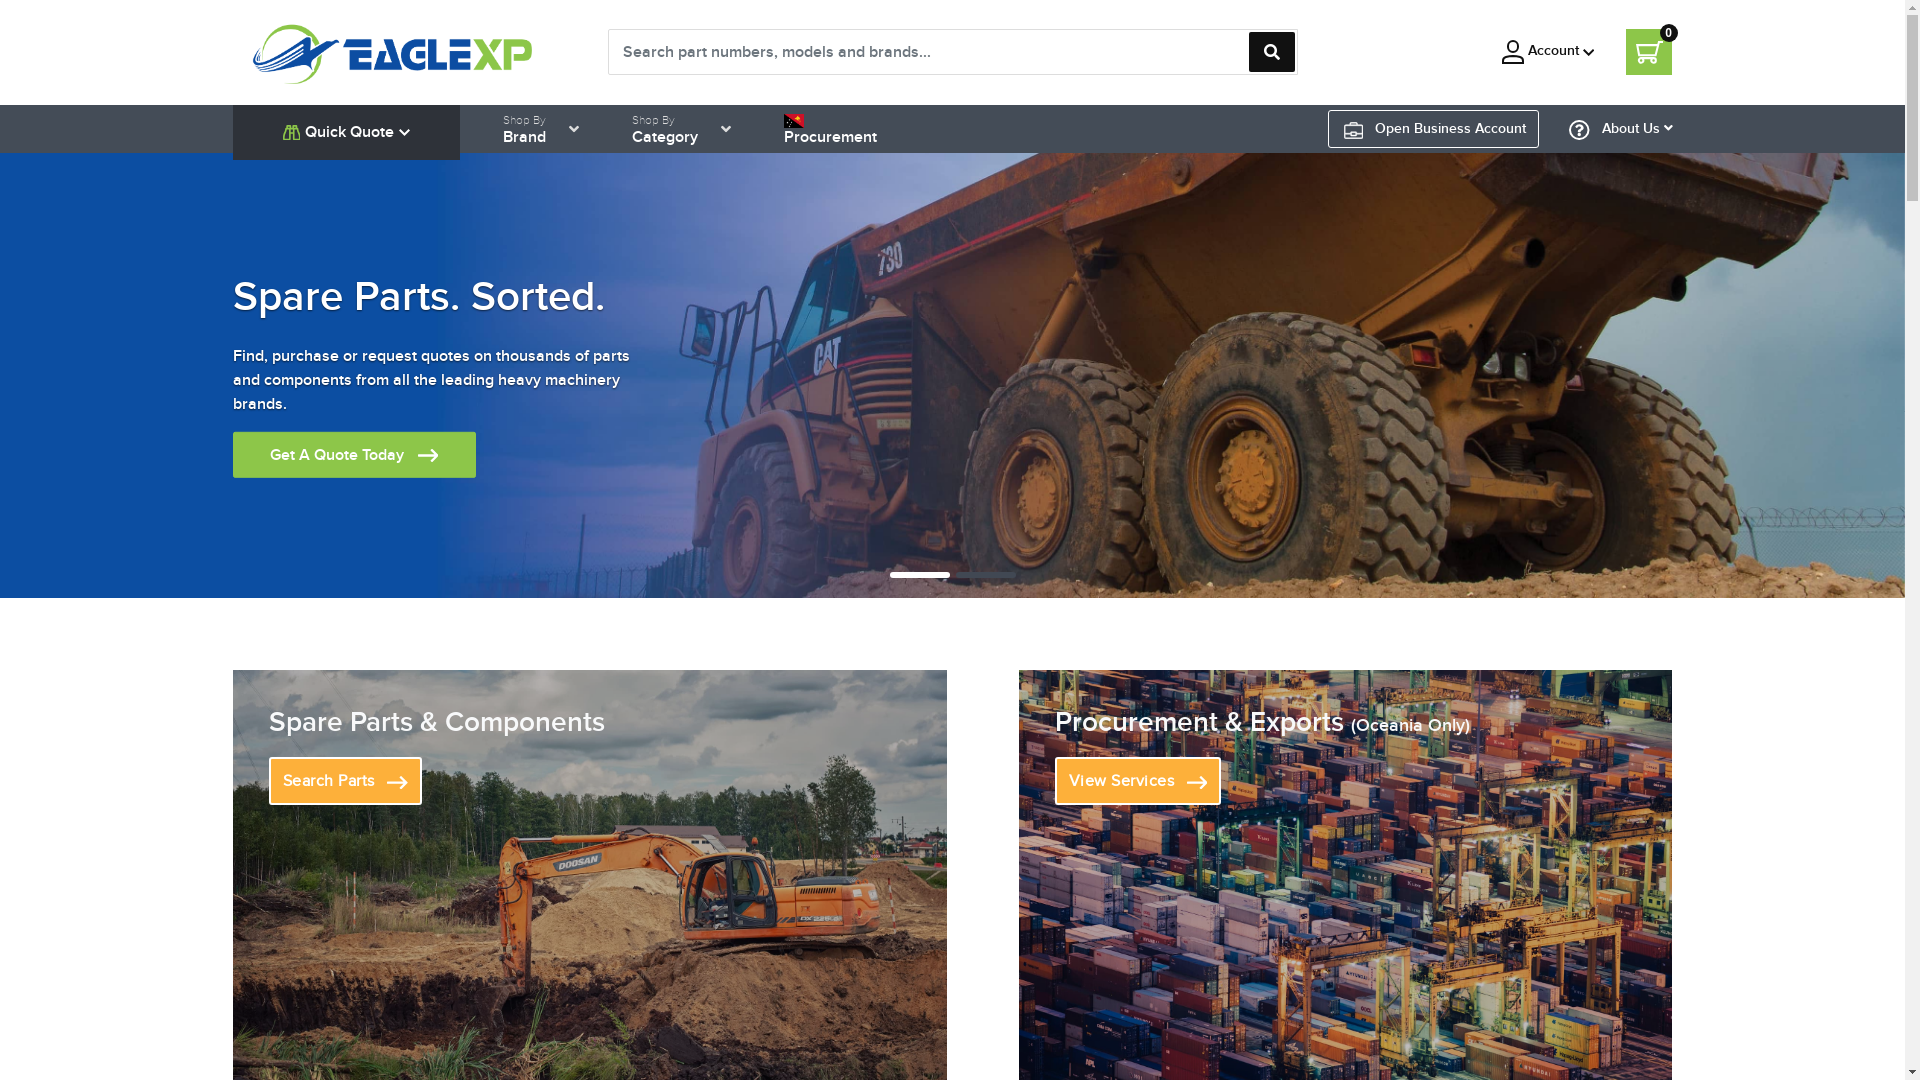  I want to click on 'Quick Quote', so click(345, 131).